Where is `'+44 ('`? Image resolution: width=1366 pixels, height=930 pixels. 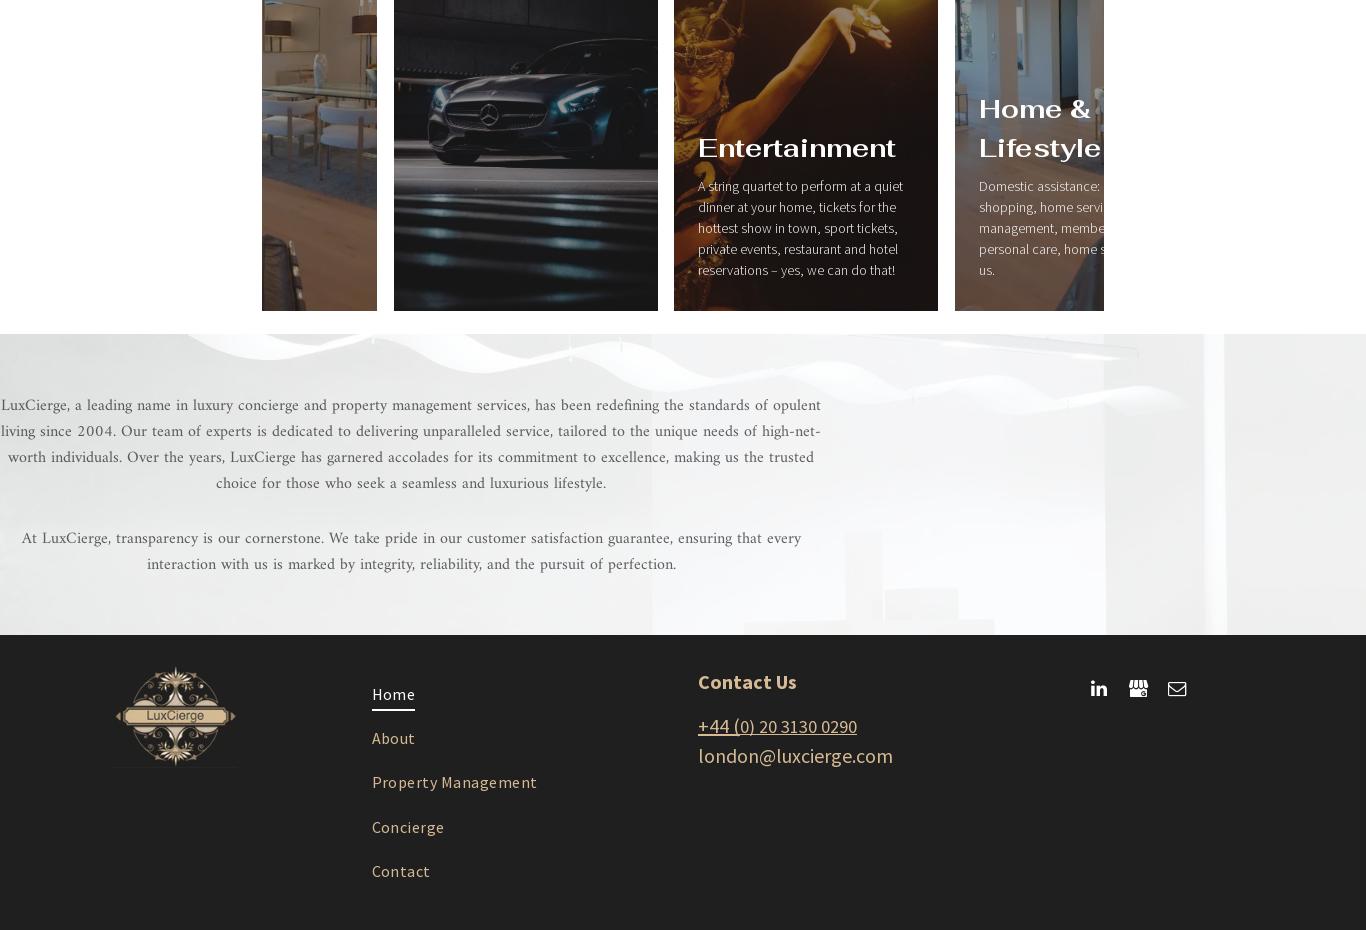
'+44 (' is located at coordinates (719, 725).